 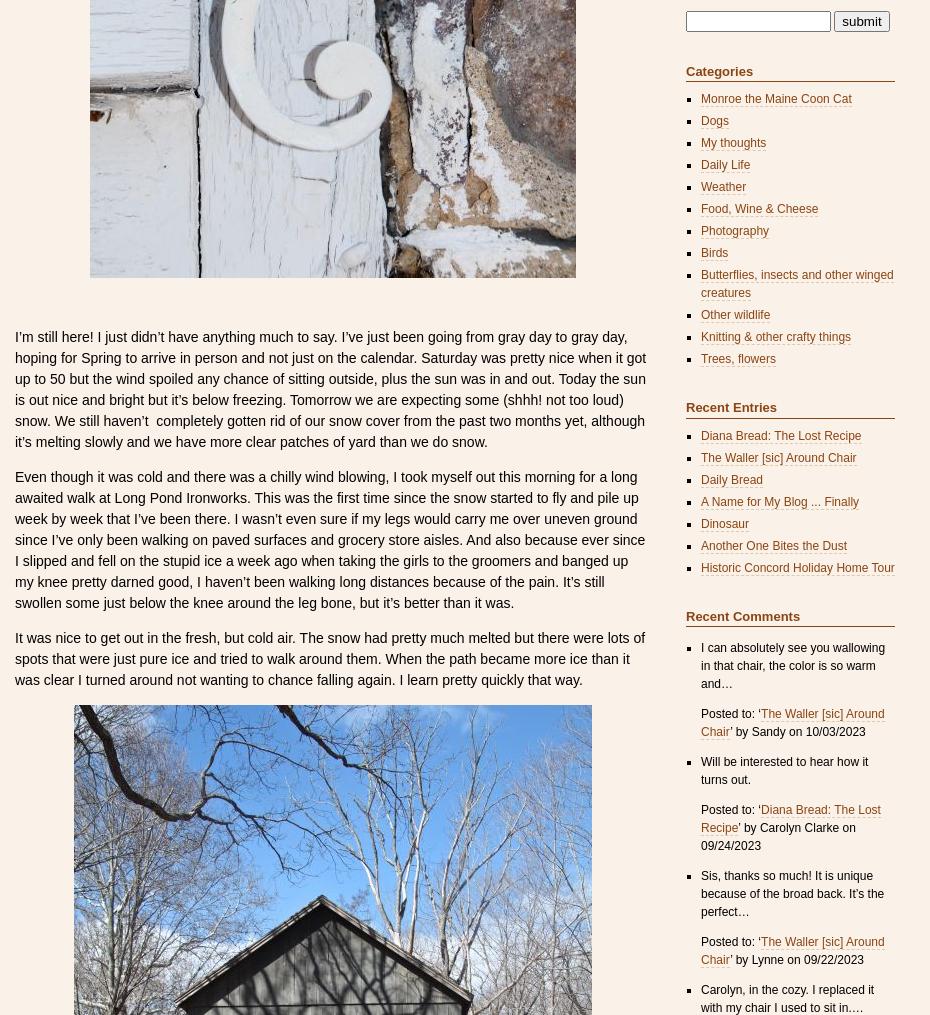 What do you see at coordinates (786, 998) in the screenshot?
I see `'Carolyn, in the cozy. I replaced it with my chair I used to sit in.…'` at bounding box center [786, 998].